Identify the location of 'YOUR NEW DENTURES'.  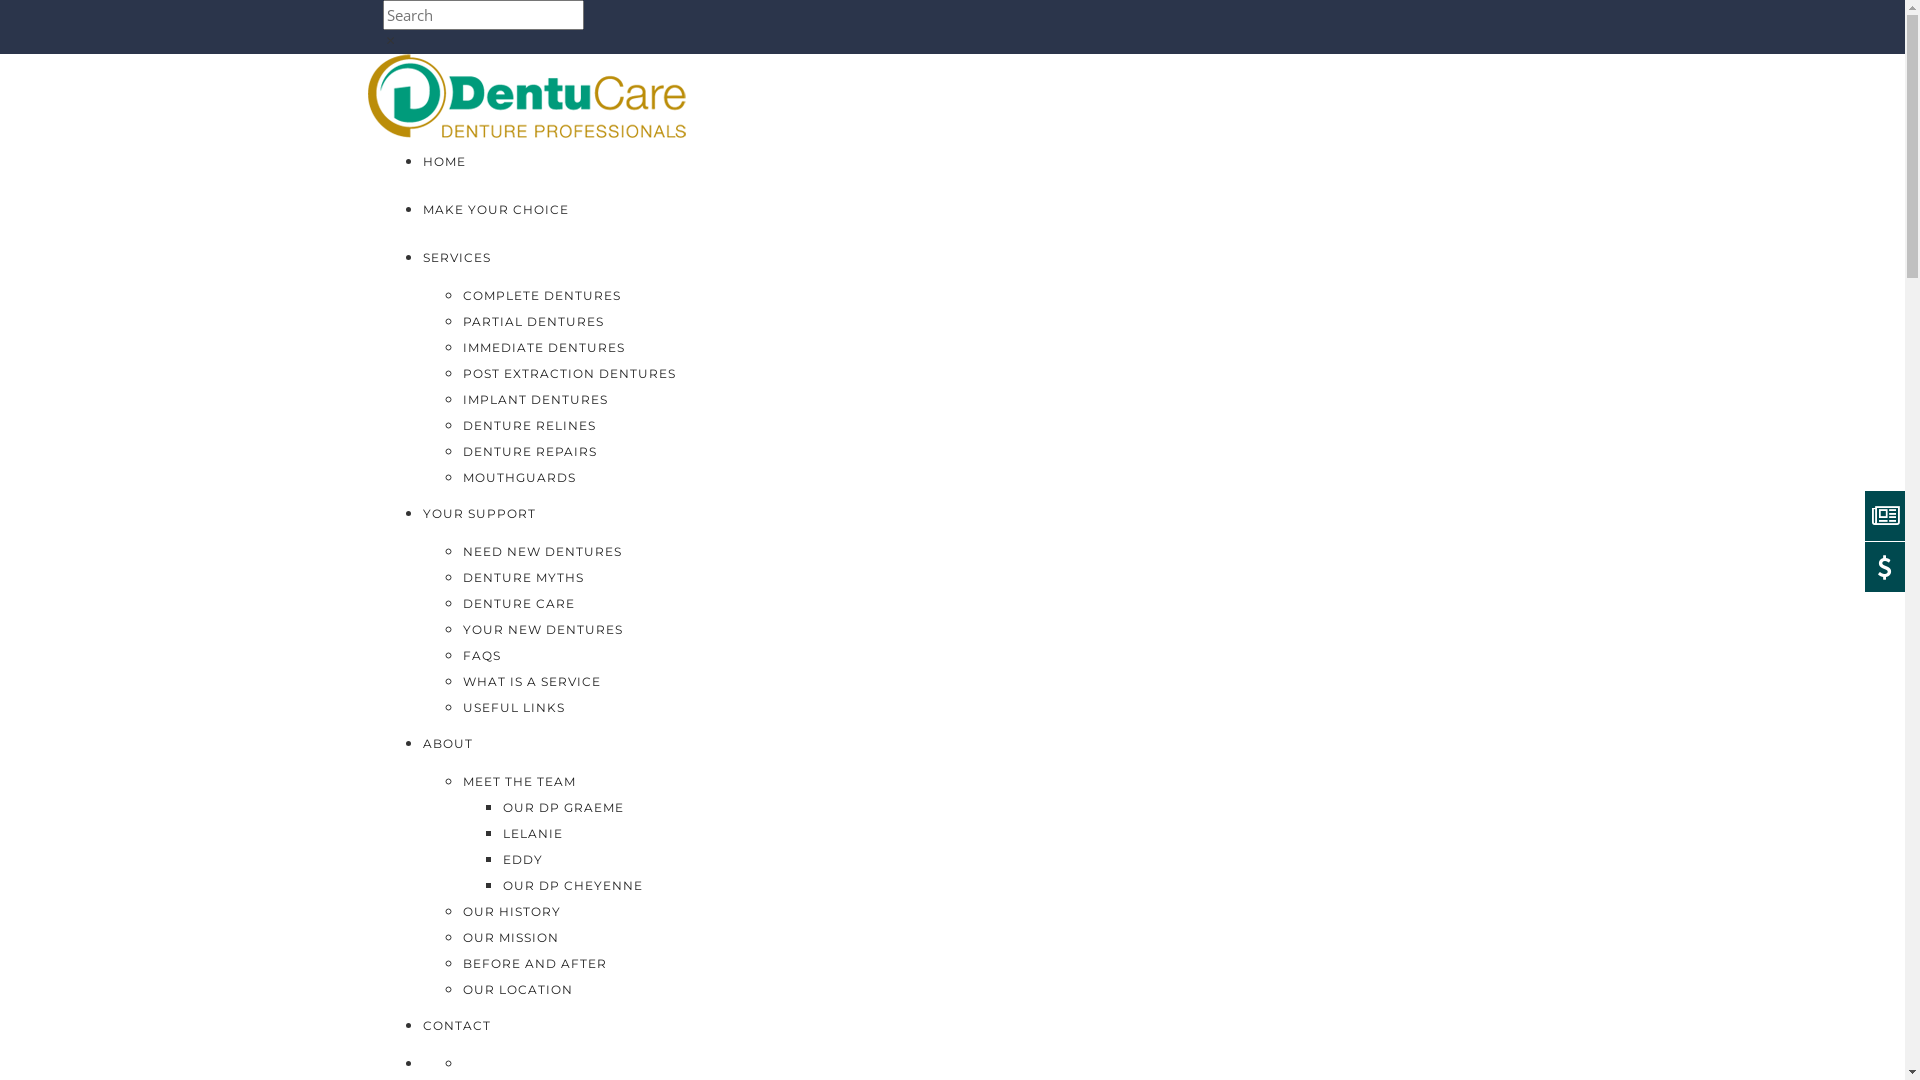
(542, 628).